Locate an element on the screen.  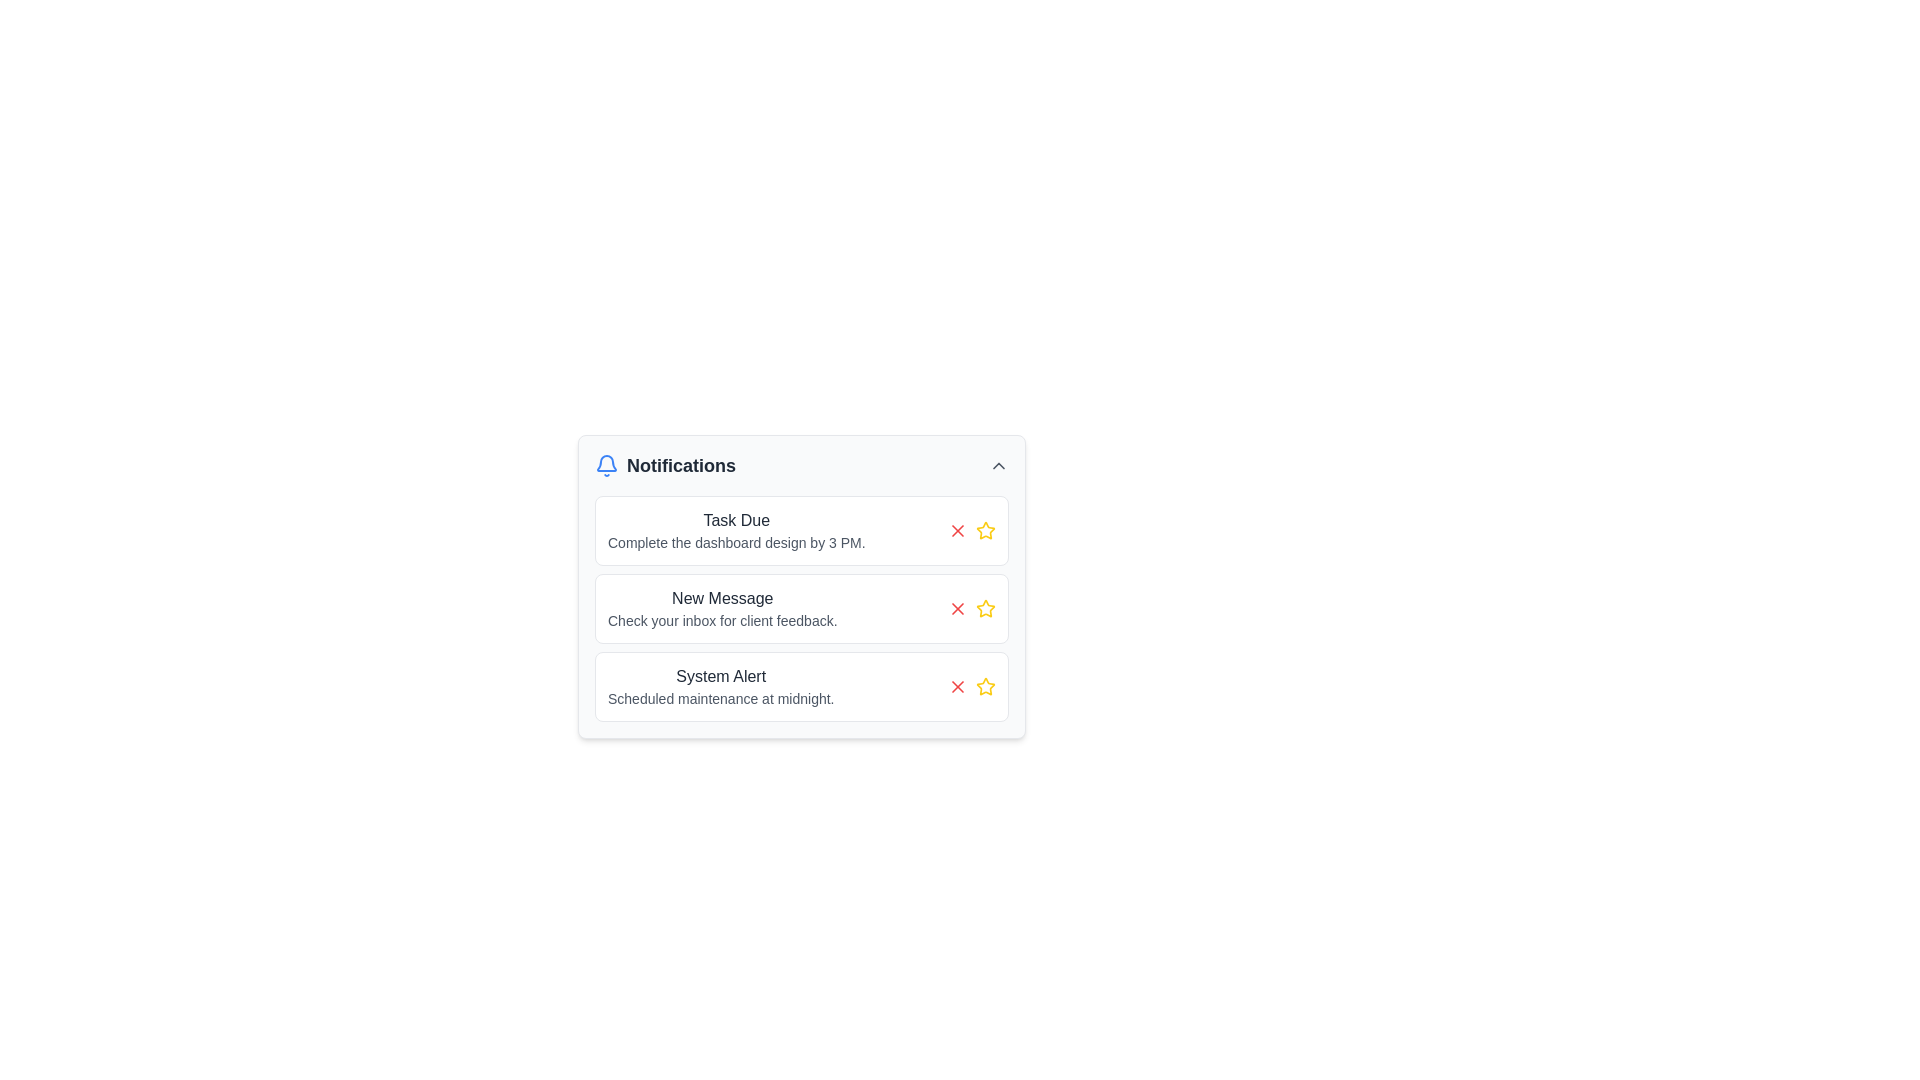
the text label displaying 'Scheduled maintenance at midnight.' located below the 'System Alert' title in the notification card is located at coordinates (720, 697).